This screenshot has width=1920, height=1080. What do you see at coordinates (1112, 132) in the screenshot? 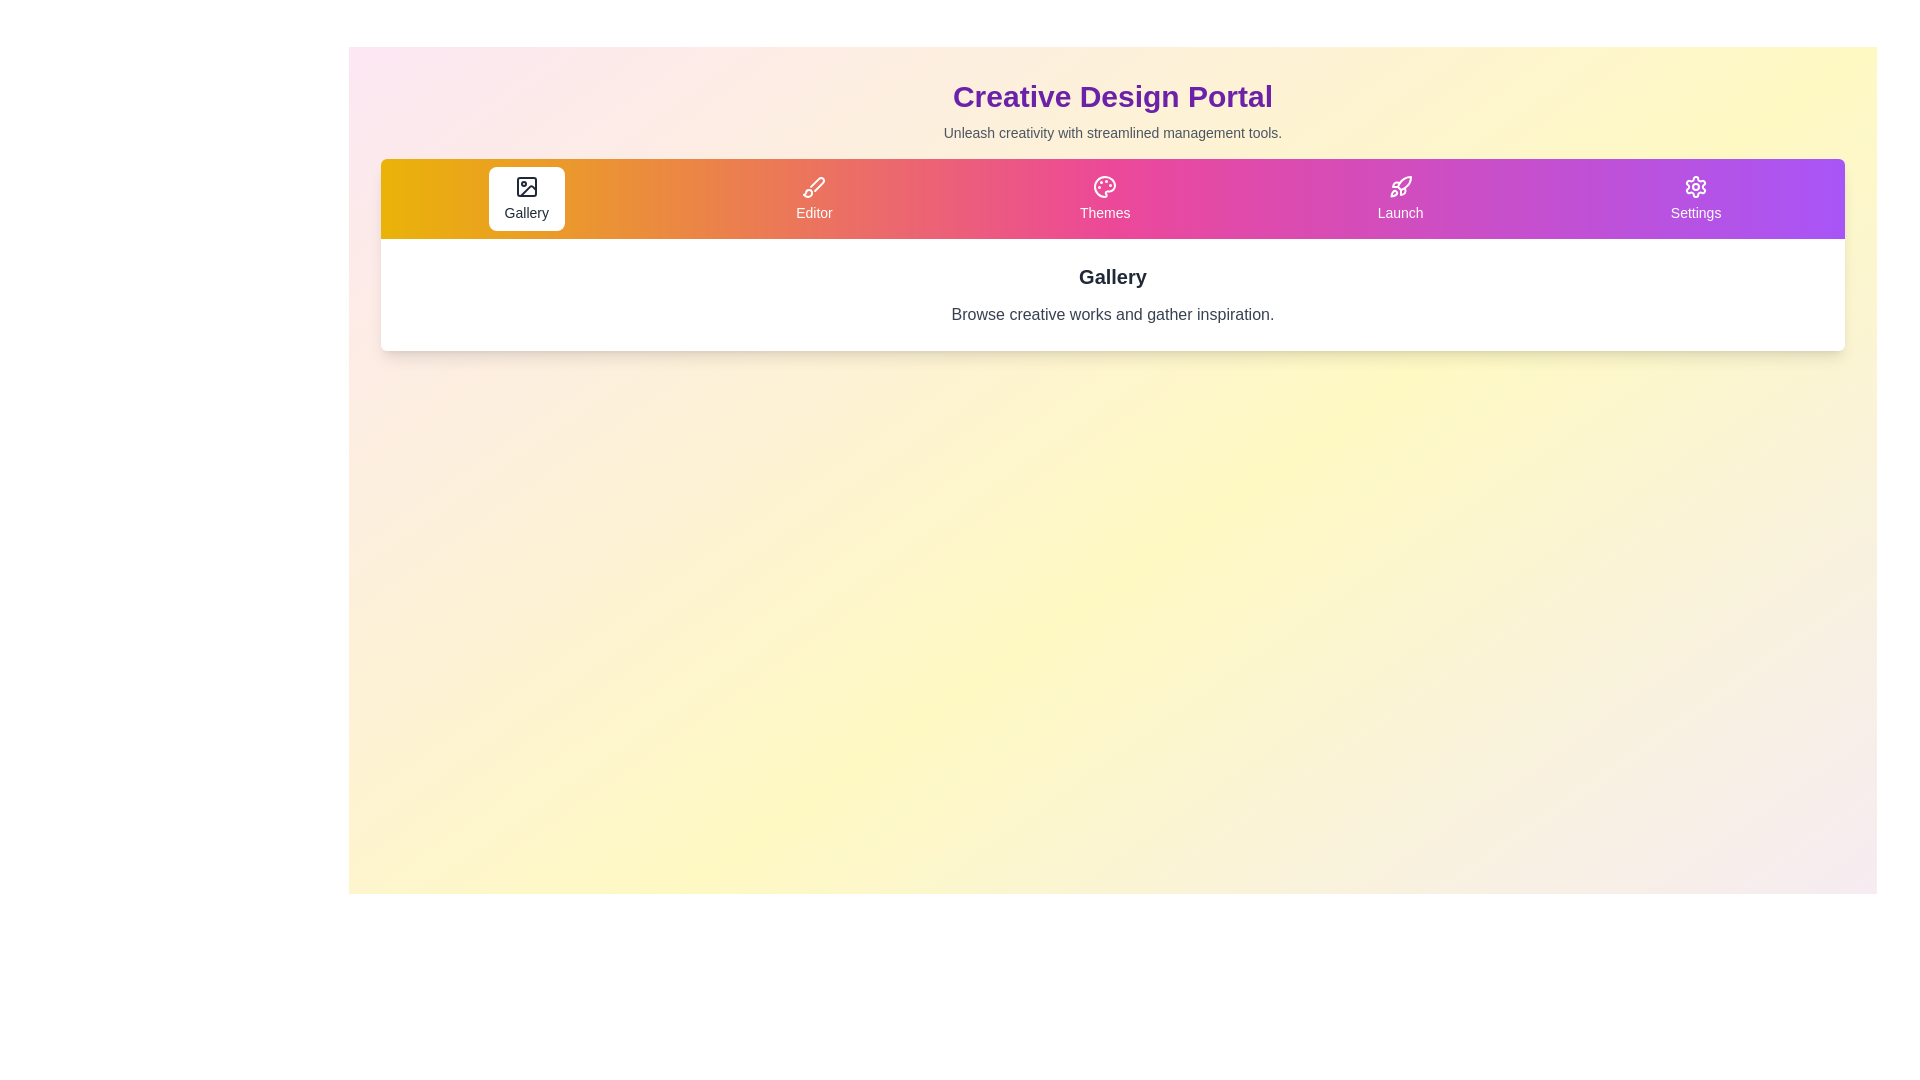
I see `the Text Label that provides supporting information directly below the title 'Creative Design Portal', which is centered horizontally in the header section` at bounding box center [1112, 132].